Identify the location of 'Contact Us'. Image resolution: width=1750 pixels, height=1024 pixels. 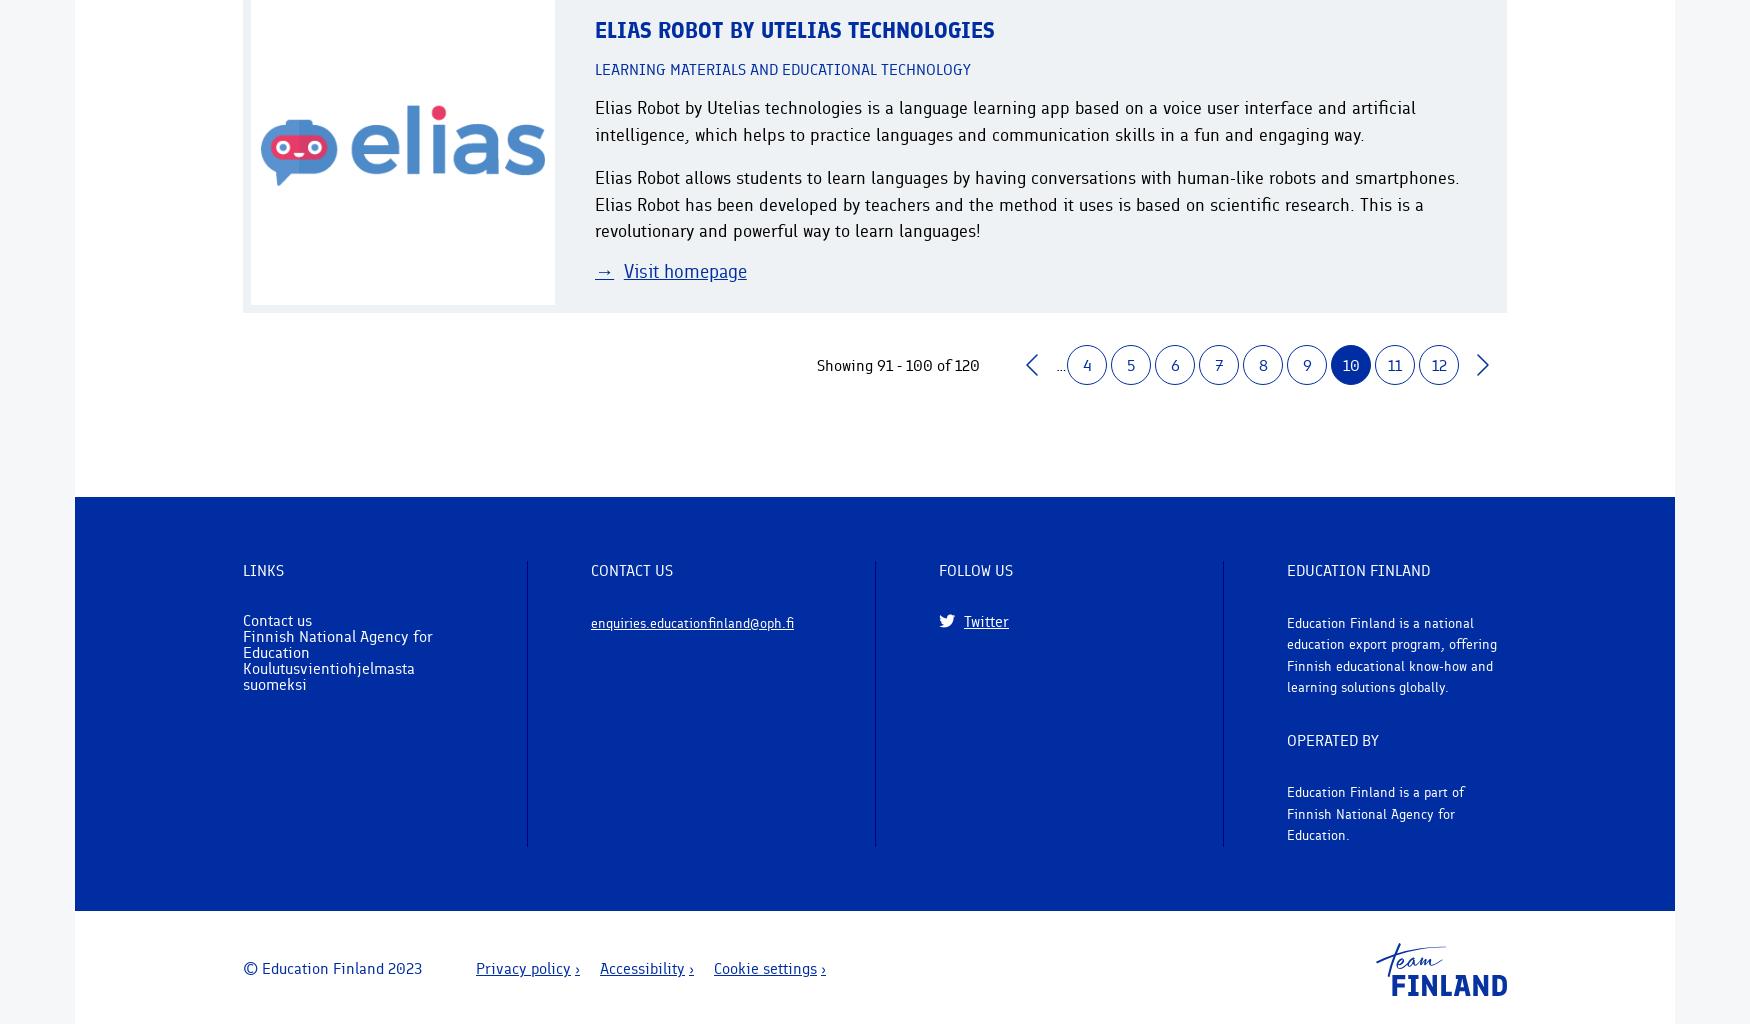
(630, 569).